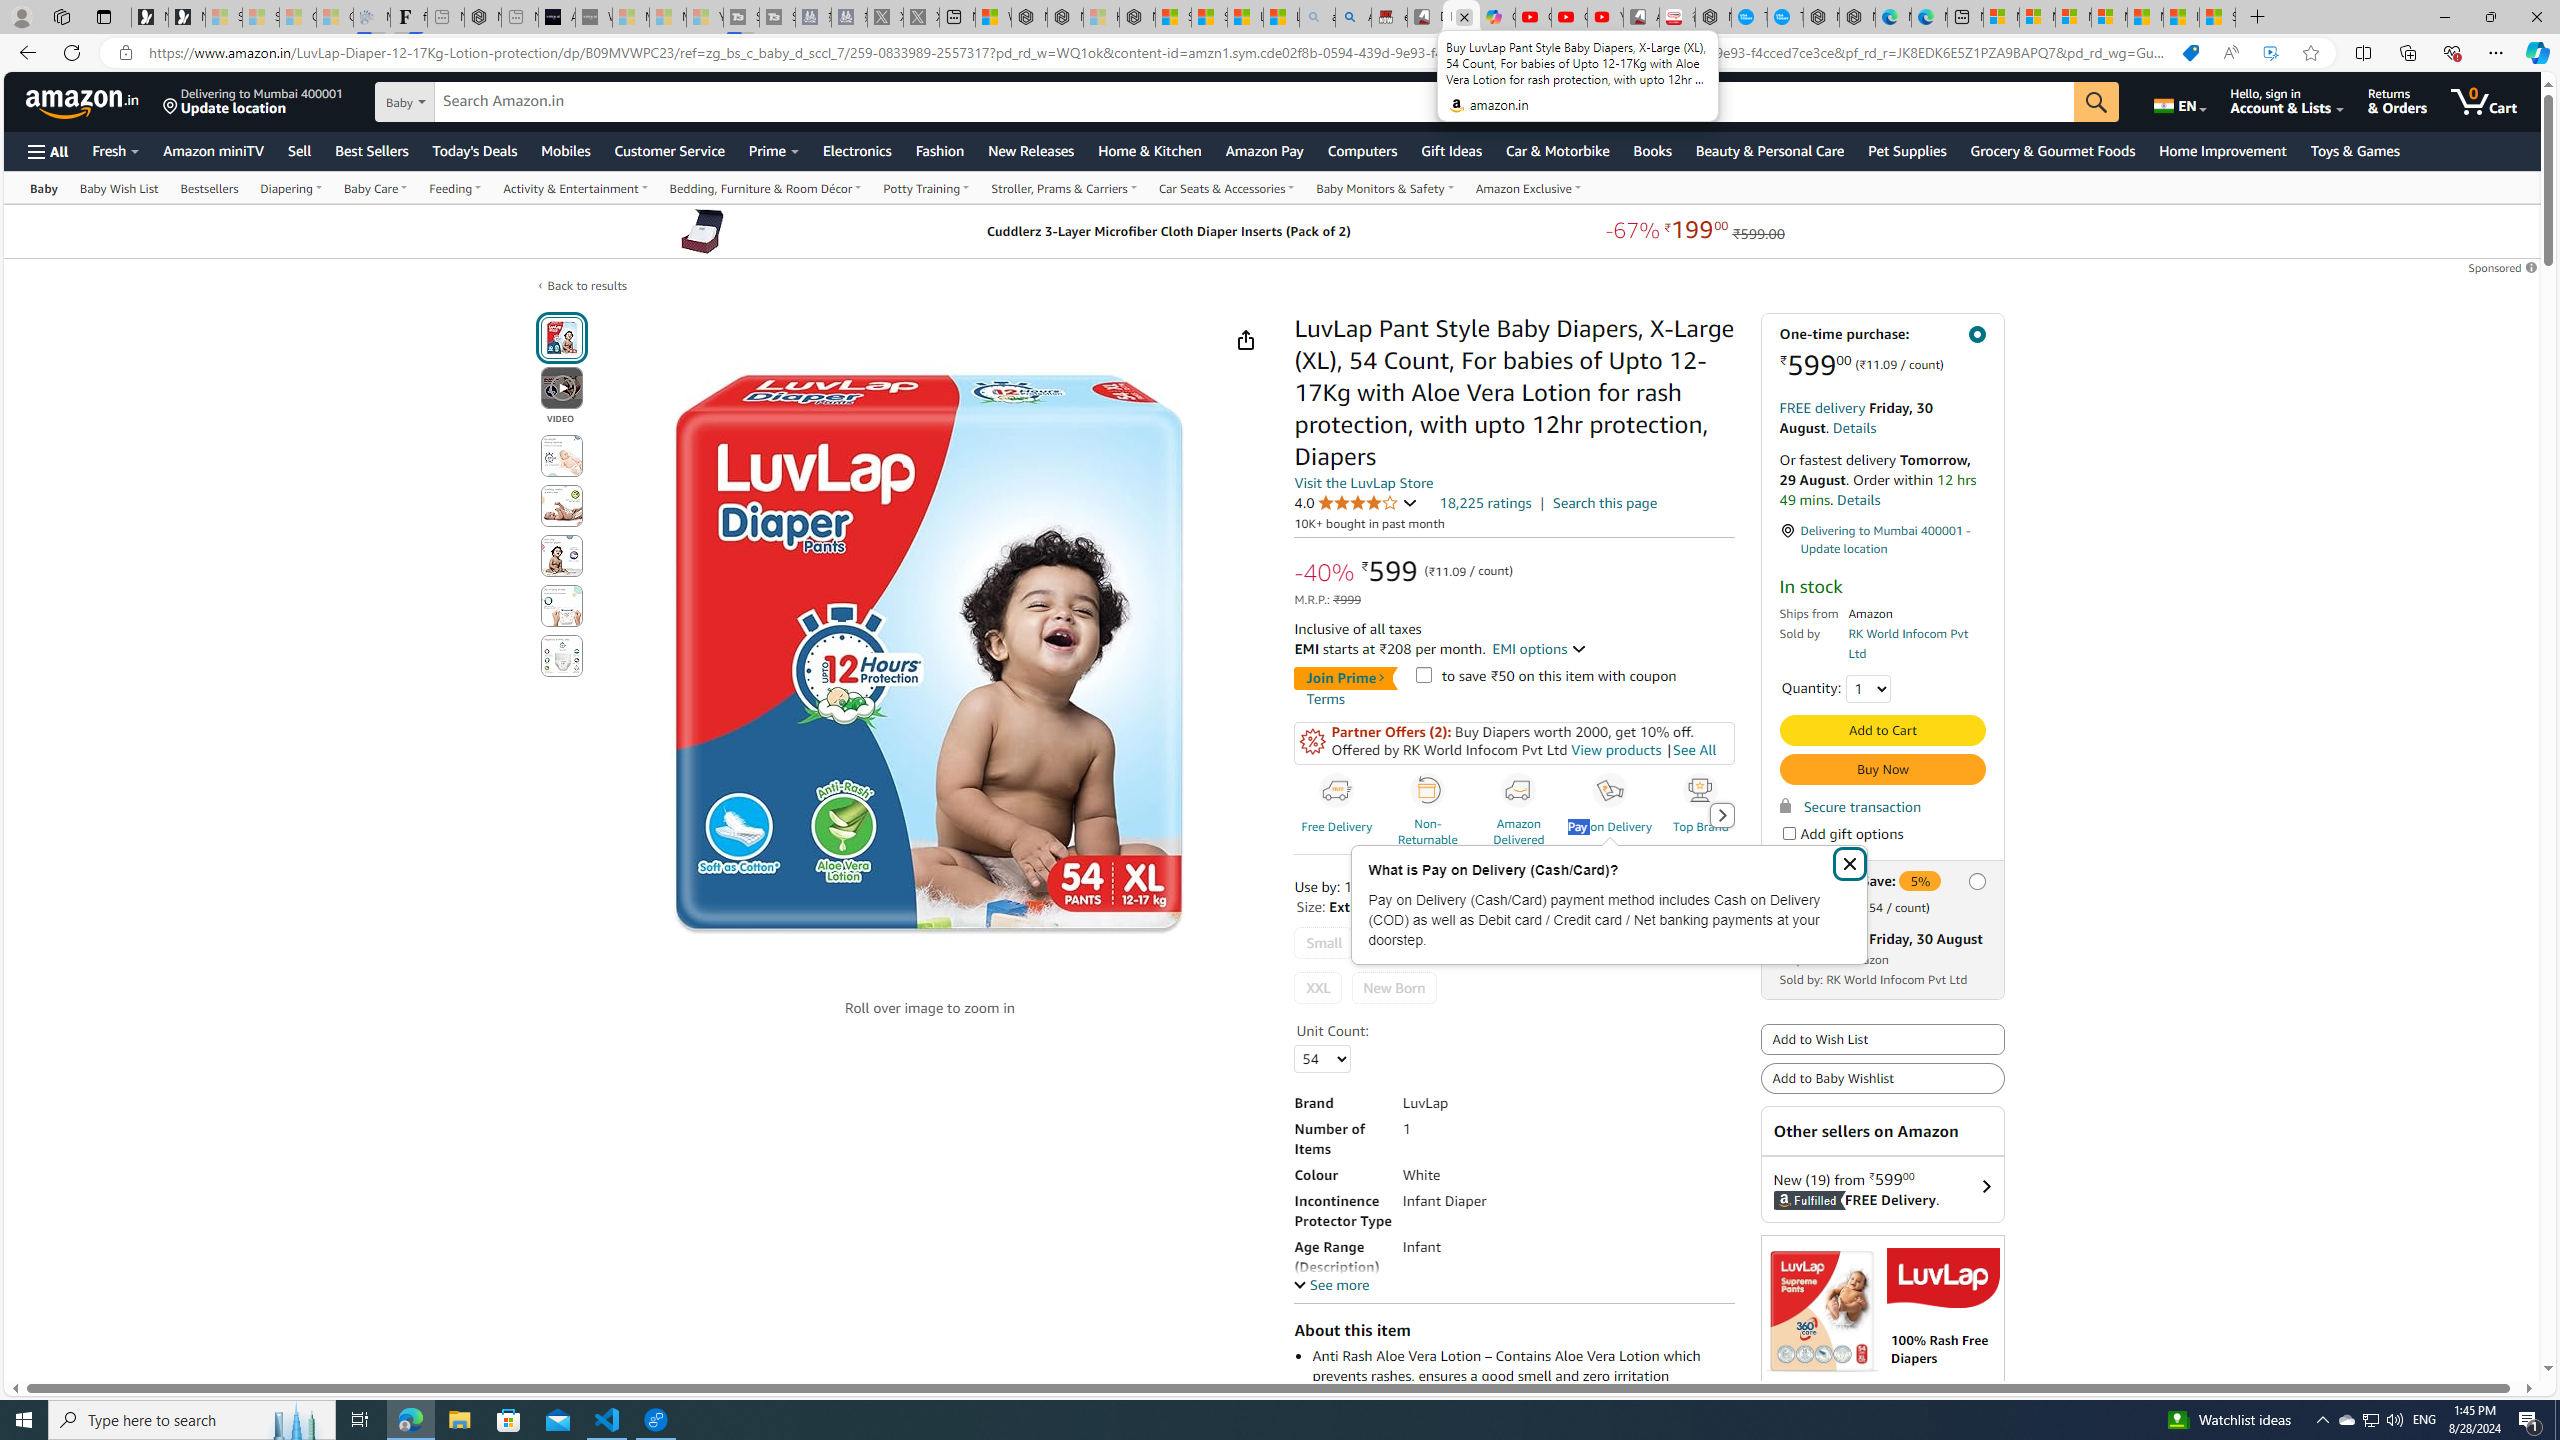  Describe the element at coordinates (1606, 16) in the screenshot. I see `'YouTube Kids - An App Created for Kids to Explore Content'` at that location.